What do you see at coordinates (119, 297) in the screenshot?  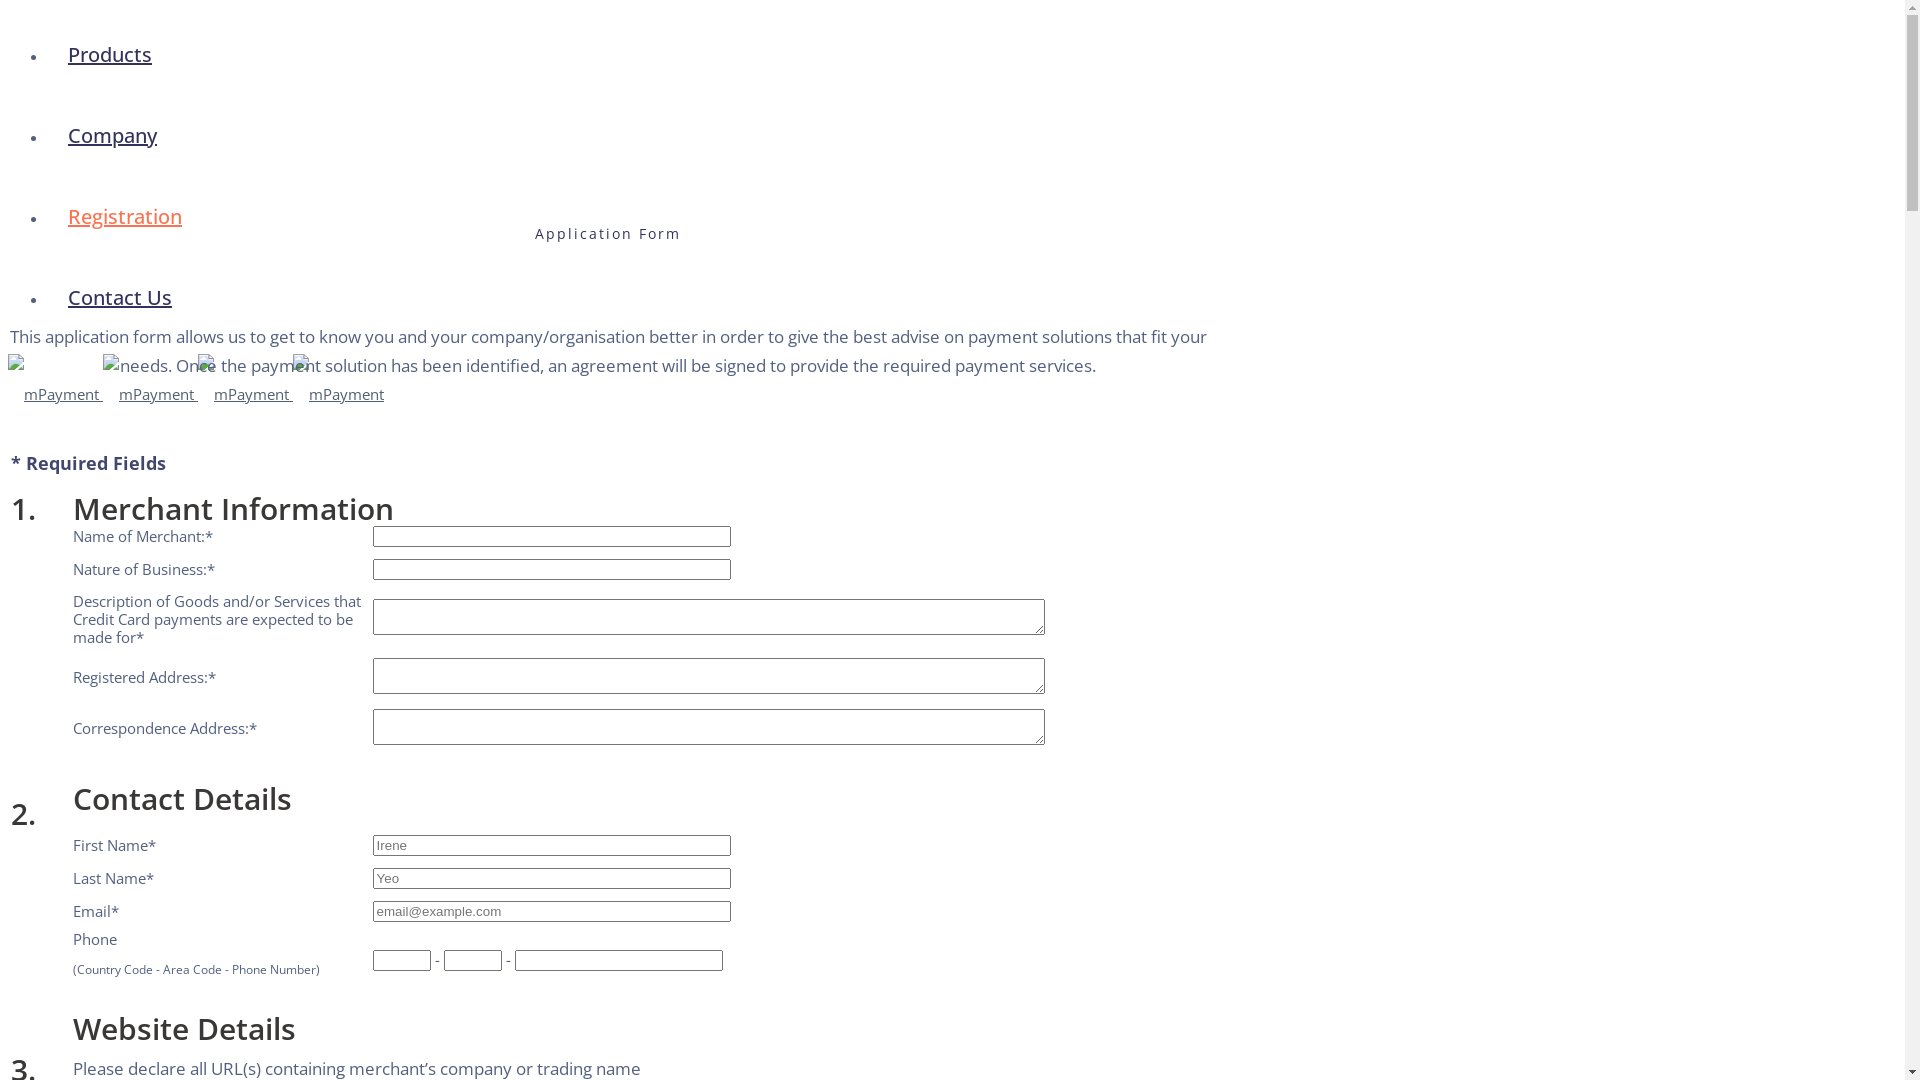 I see `'Contact Us'` at bounding box center [119, 297].